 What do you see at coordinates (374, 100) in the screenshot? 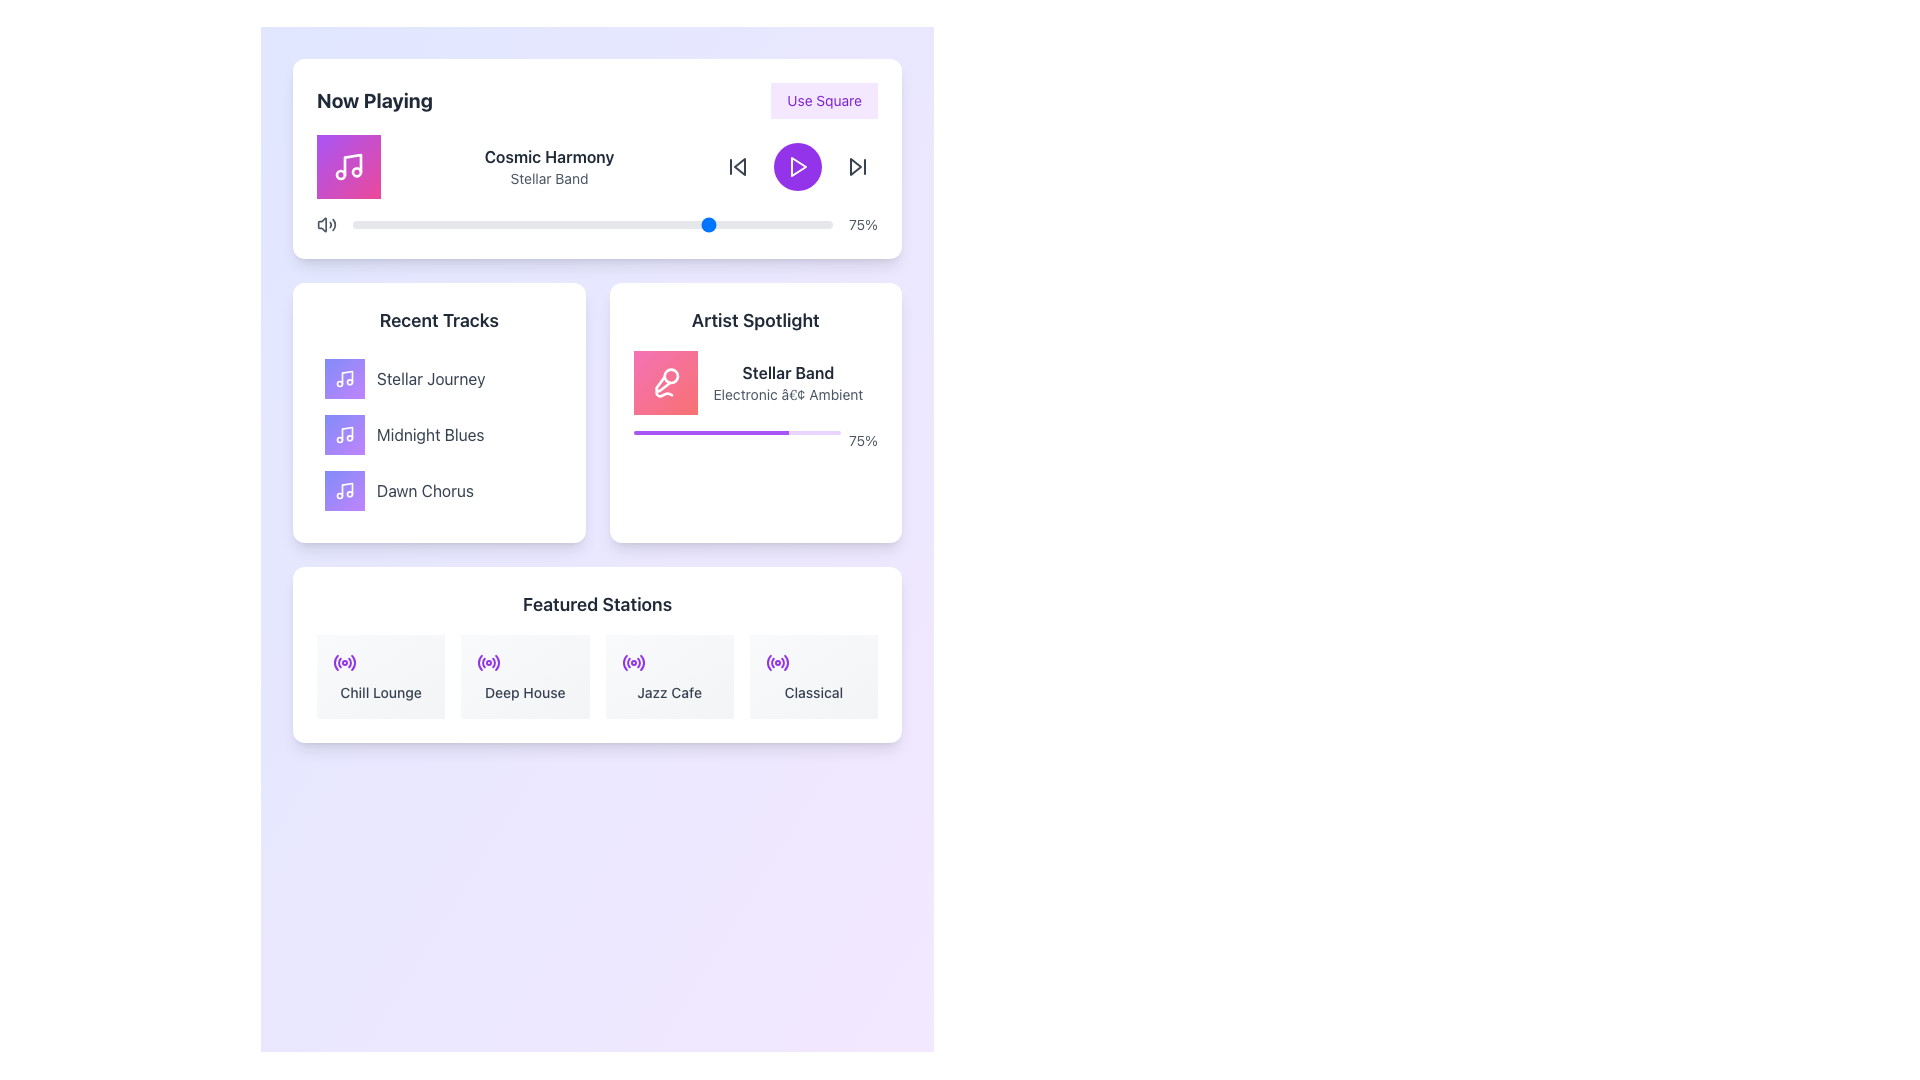
I see `the 'Now Playing' header element located in the top center-left region of the interface, which indicates the current context of the section` at bounding box center [374, 100].